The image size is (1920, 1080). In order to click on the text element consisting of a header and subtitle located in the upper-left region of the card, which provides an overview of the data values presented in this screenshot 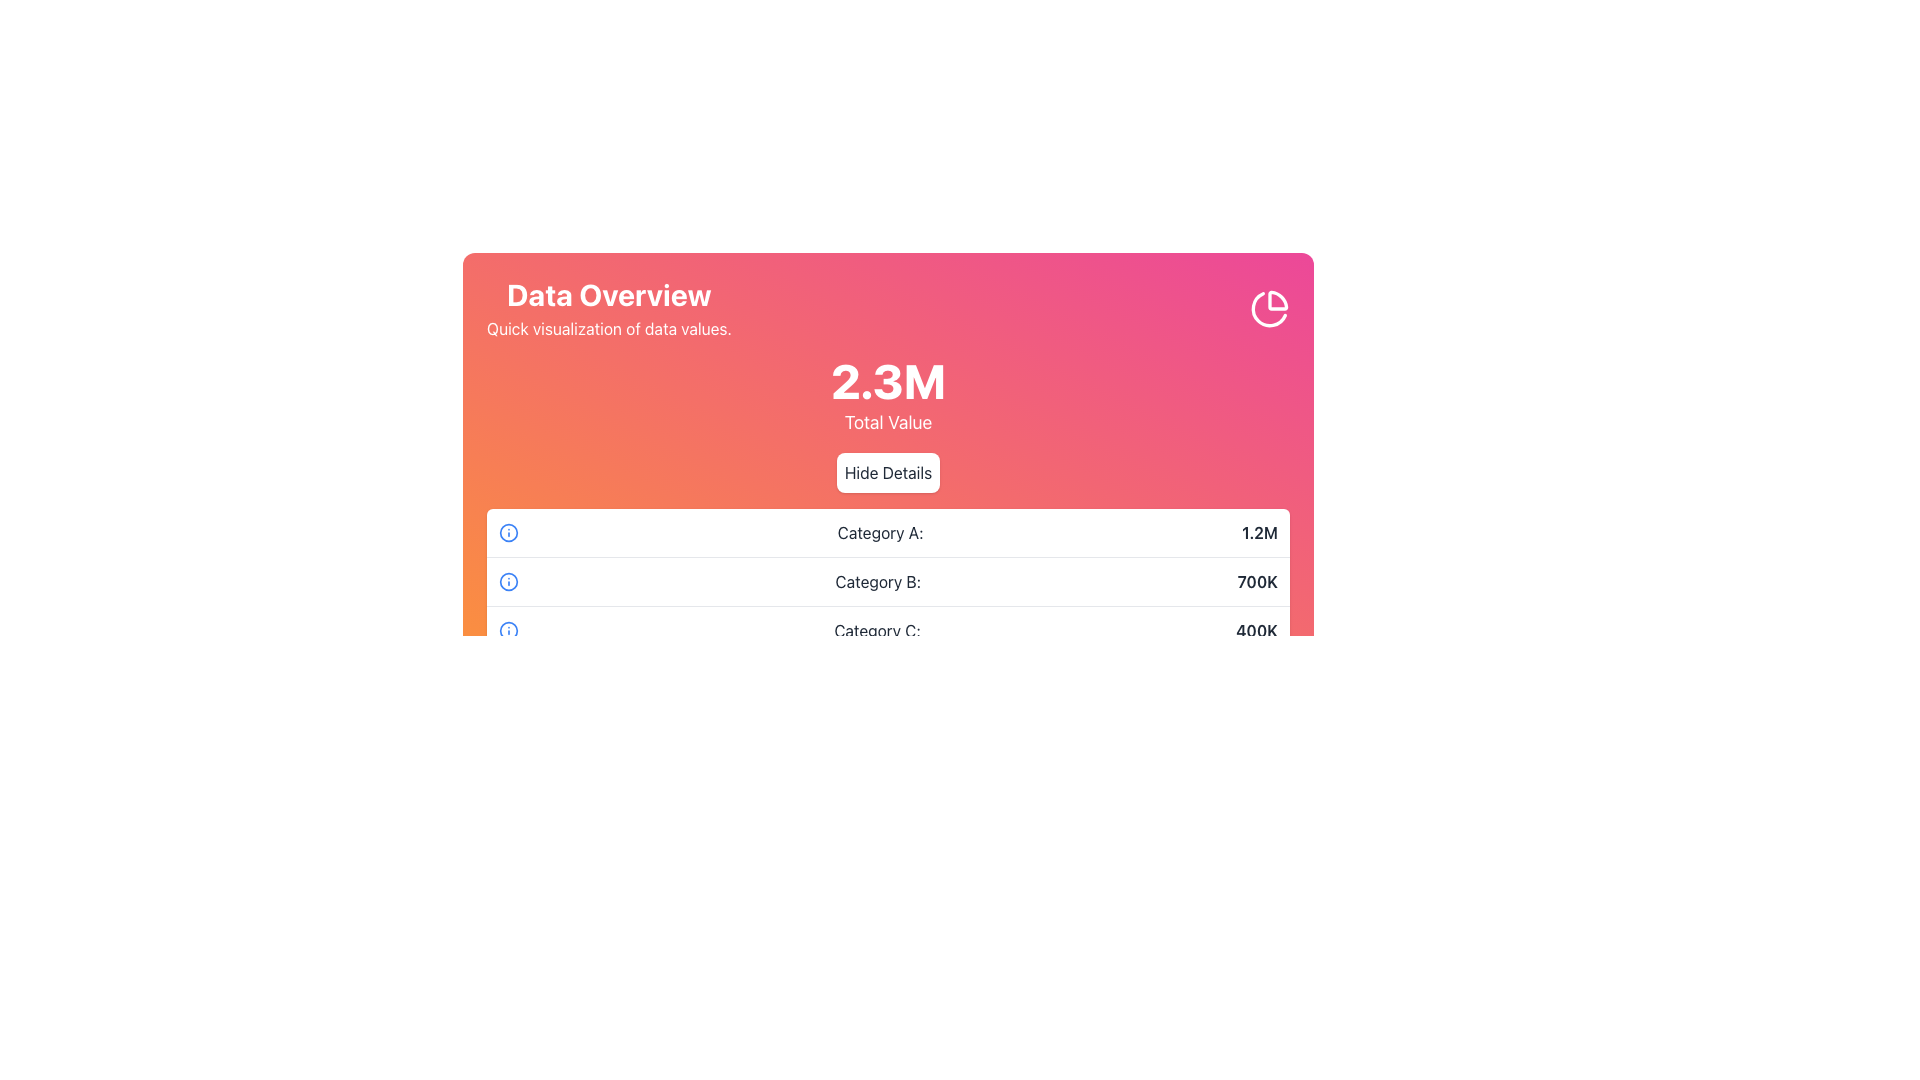, I will do `click(608, 308)`.